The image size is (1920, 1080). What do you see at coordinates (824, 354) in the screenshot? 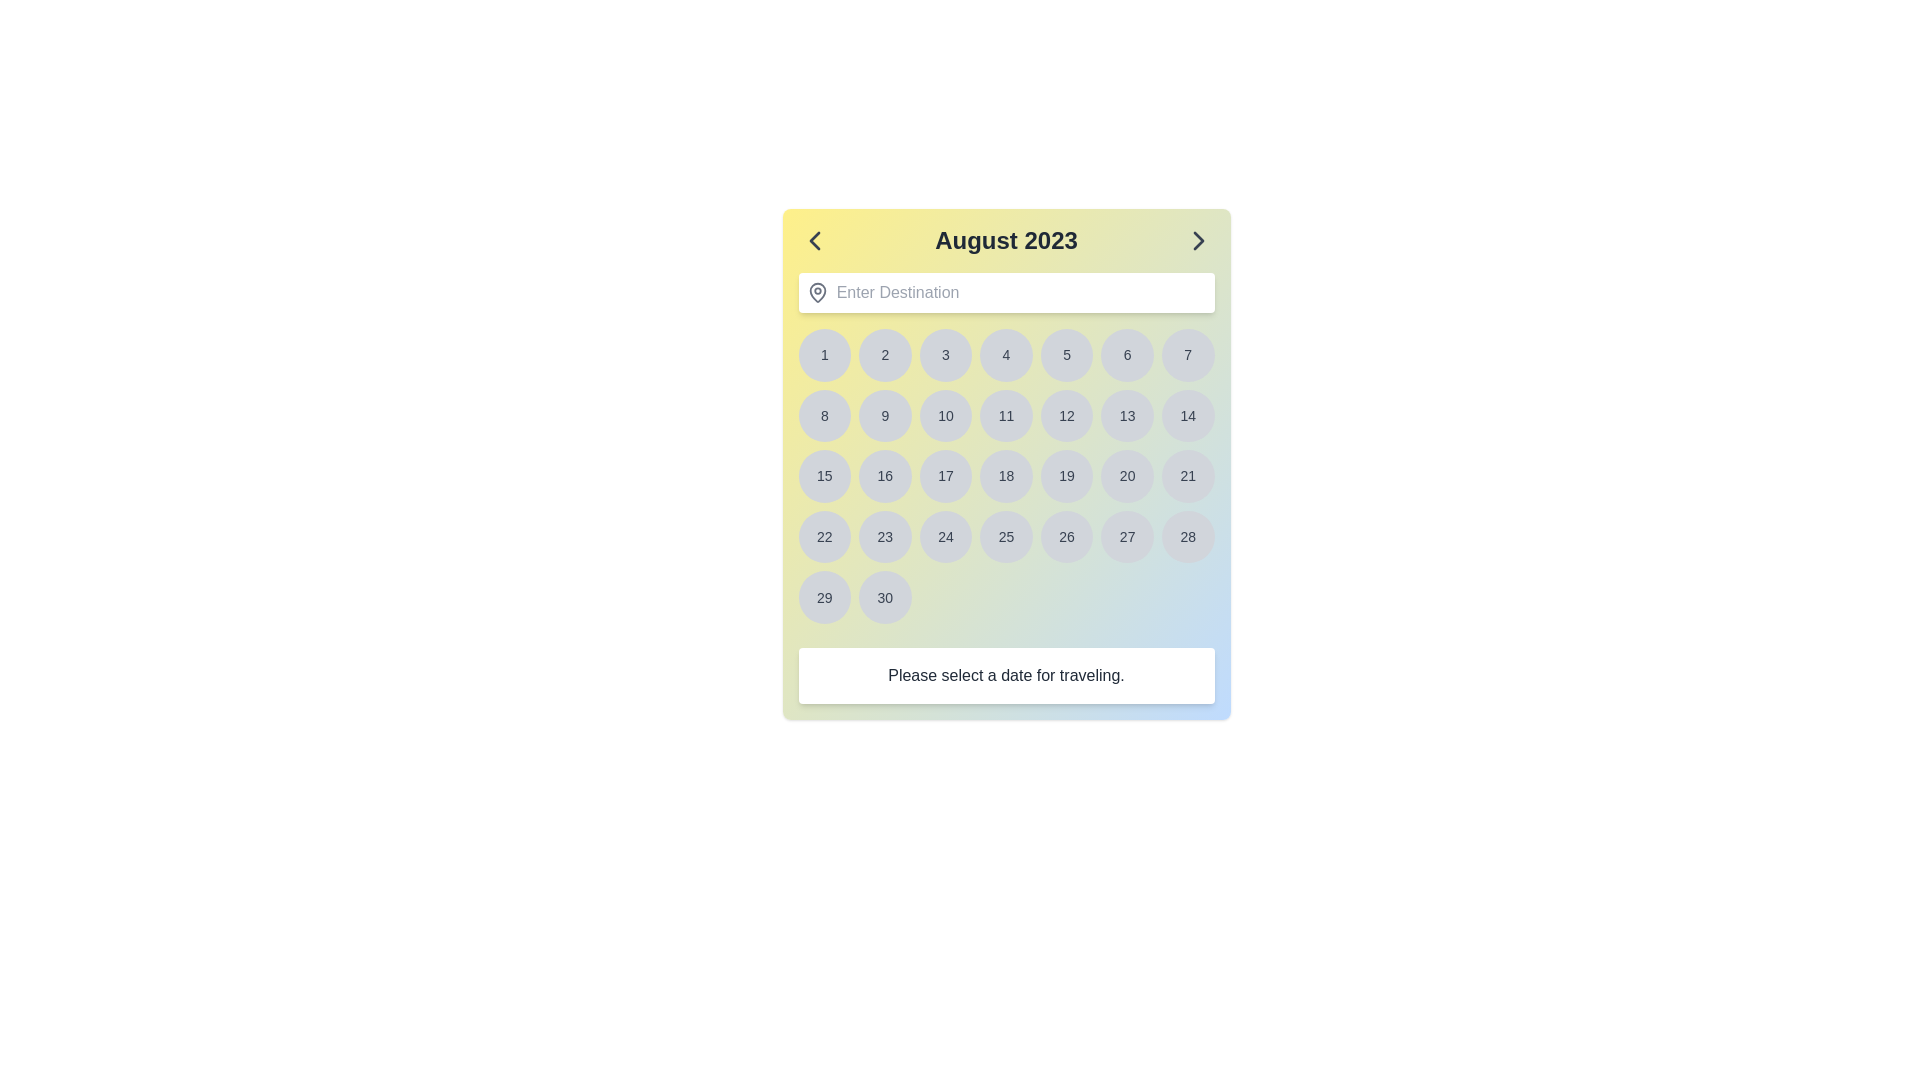
I see `the circular gray button with the number '1' centered in bold text located in the first column and first row of the calendar grid under 'August 2023'` at bounding box center [824, 354].